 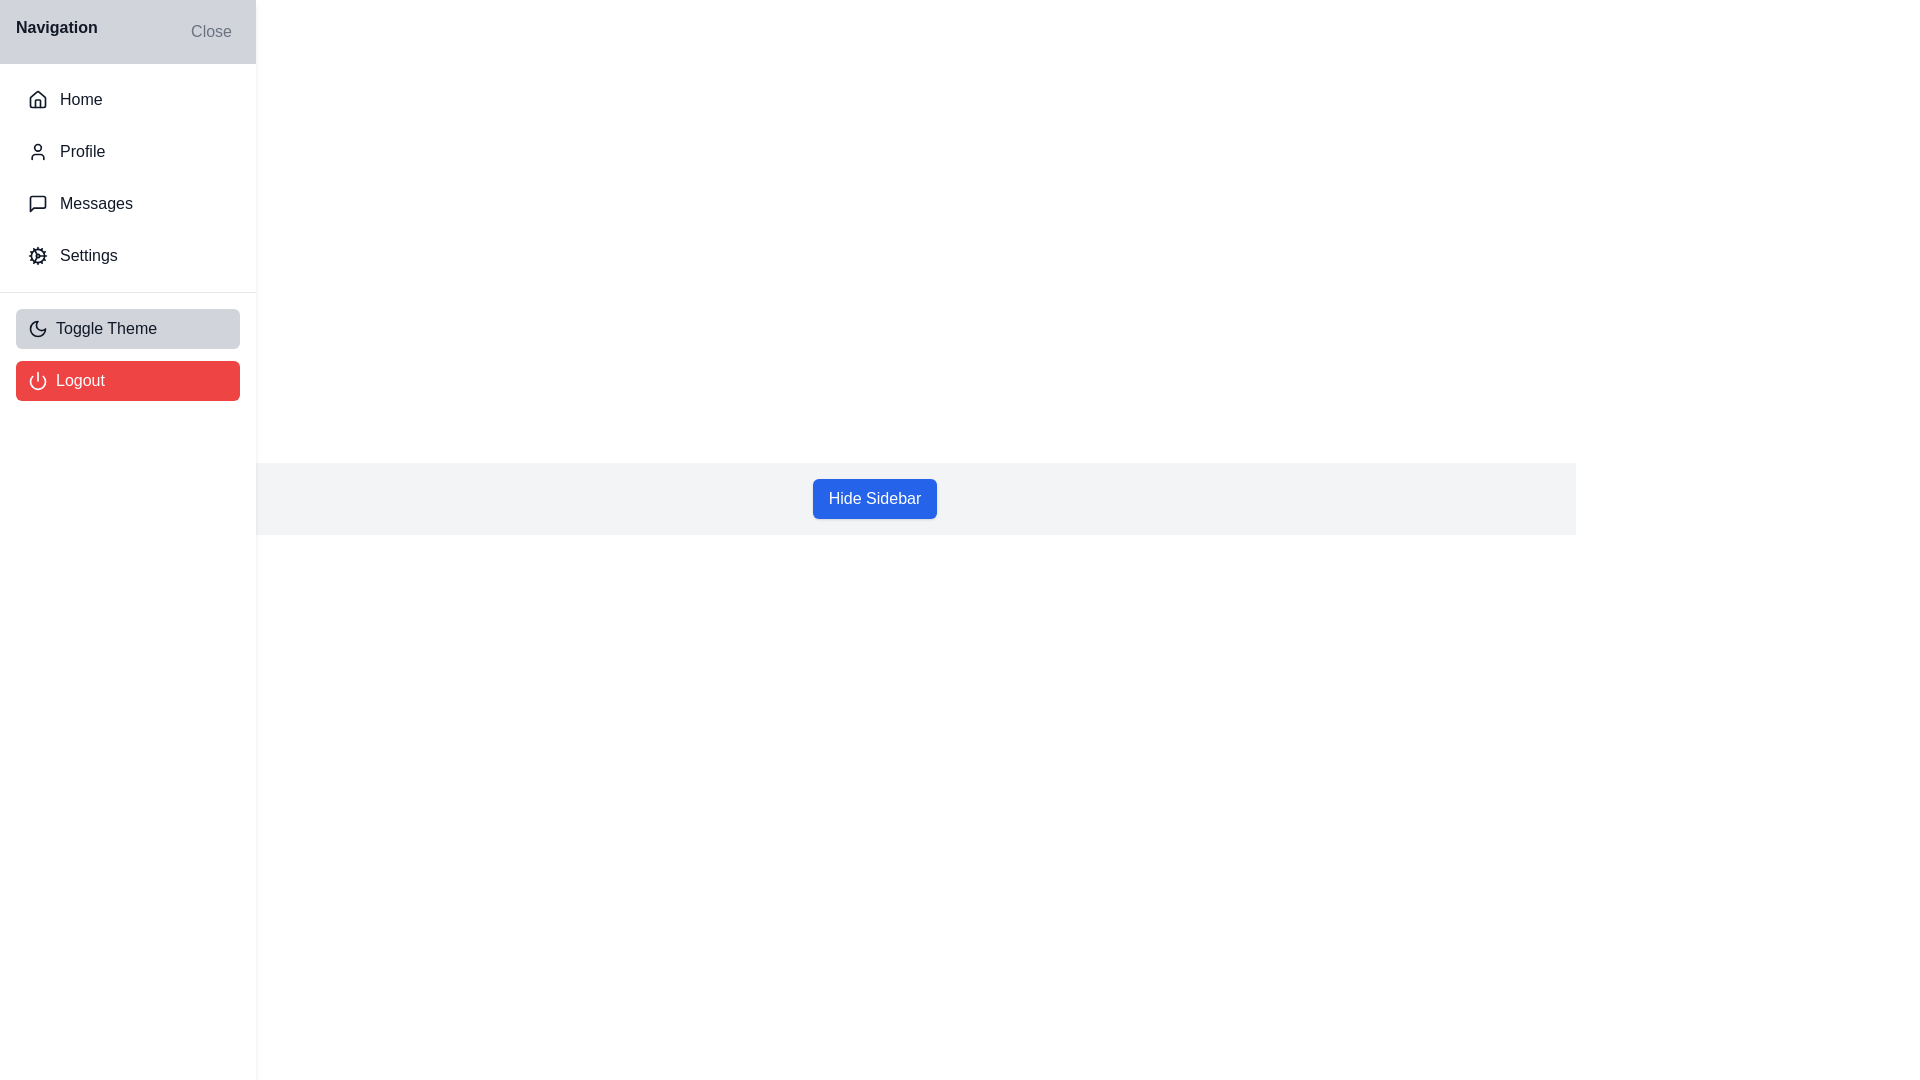 What do you see at coordinates (127, 381) in the screenshot?
I see `the 'Logout' button, which has a red background, white text, and a power icon on the left, located towards the bottom of the vertical navigation panel` at bounding box center [127, 381].